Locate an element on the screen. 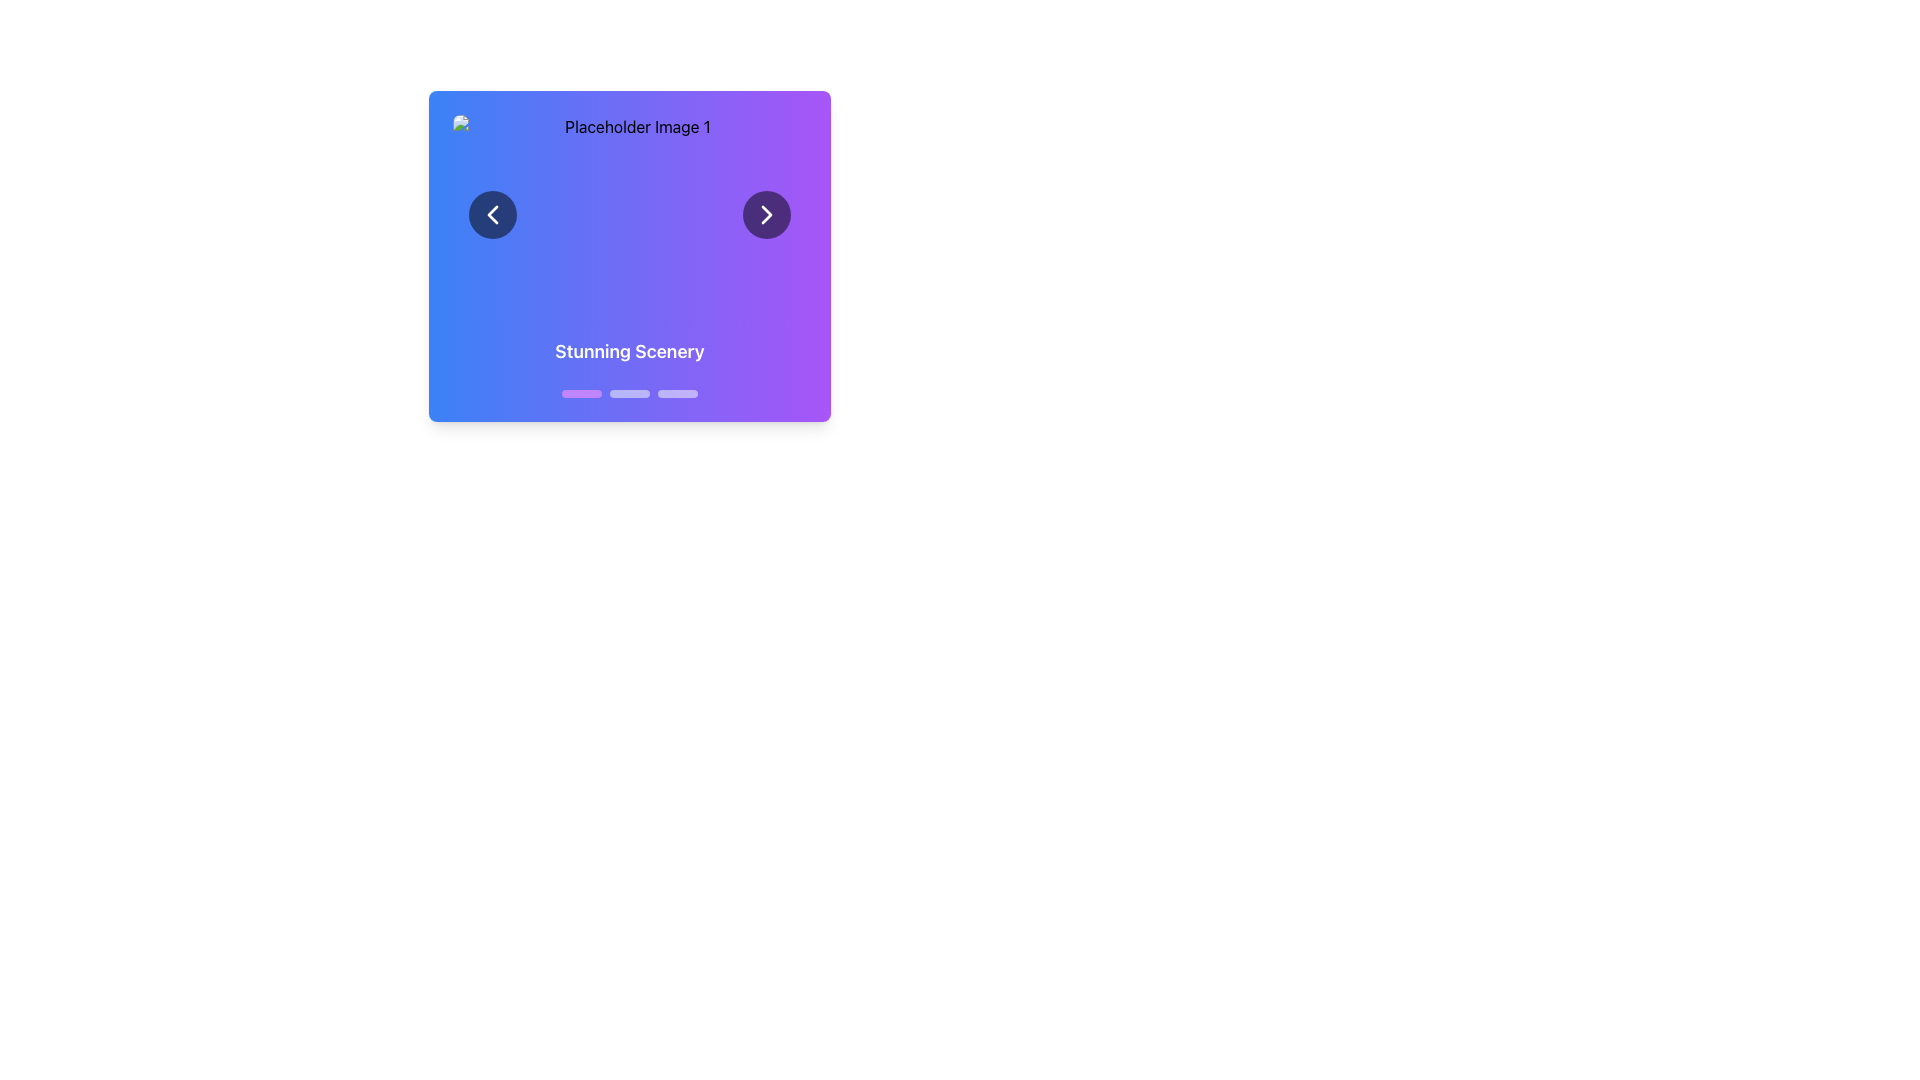  the second oval of the Pagination Indicator, which is purple and located below the text 'Stunning Scenery' is located at coordinates (628, 393).